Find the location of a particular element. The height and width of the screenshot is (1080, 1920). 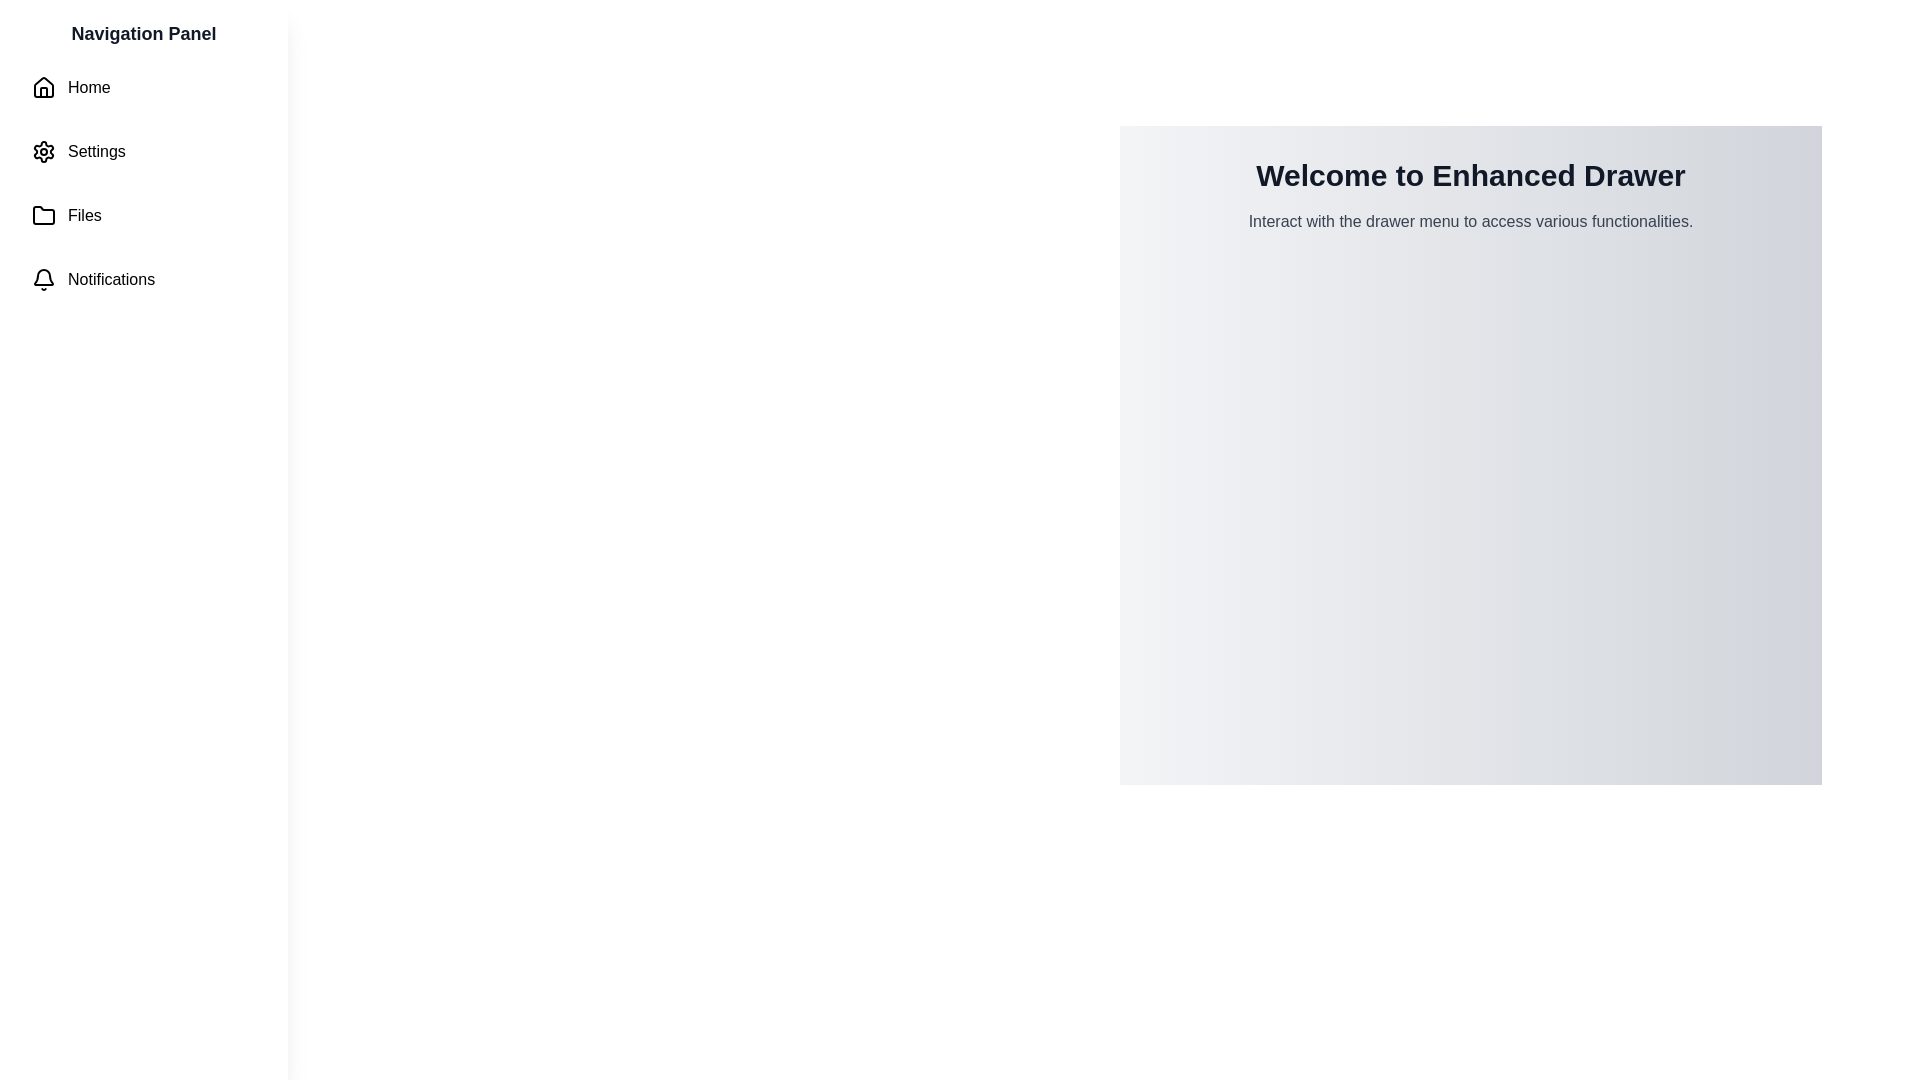

the 'Home' text label, which is styled with a sans-serif font and located to the right of a house-like icon in the navigation panel is located at coordinates (88, 87).